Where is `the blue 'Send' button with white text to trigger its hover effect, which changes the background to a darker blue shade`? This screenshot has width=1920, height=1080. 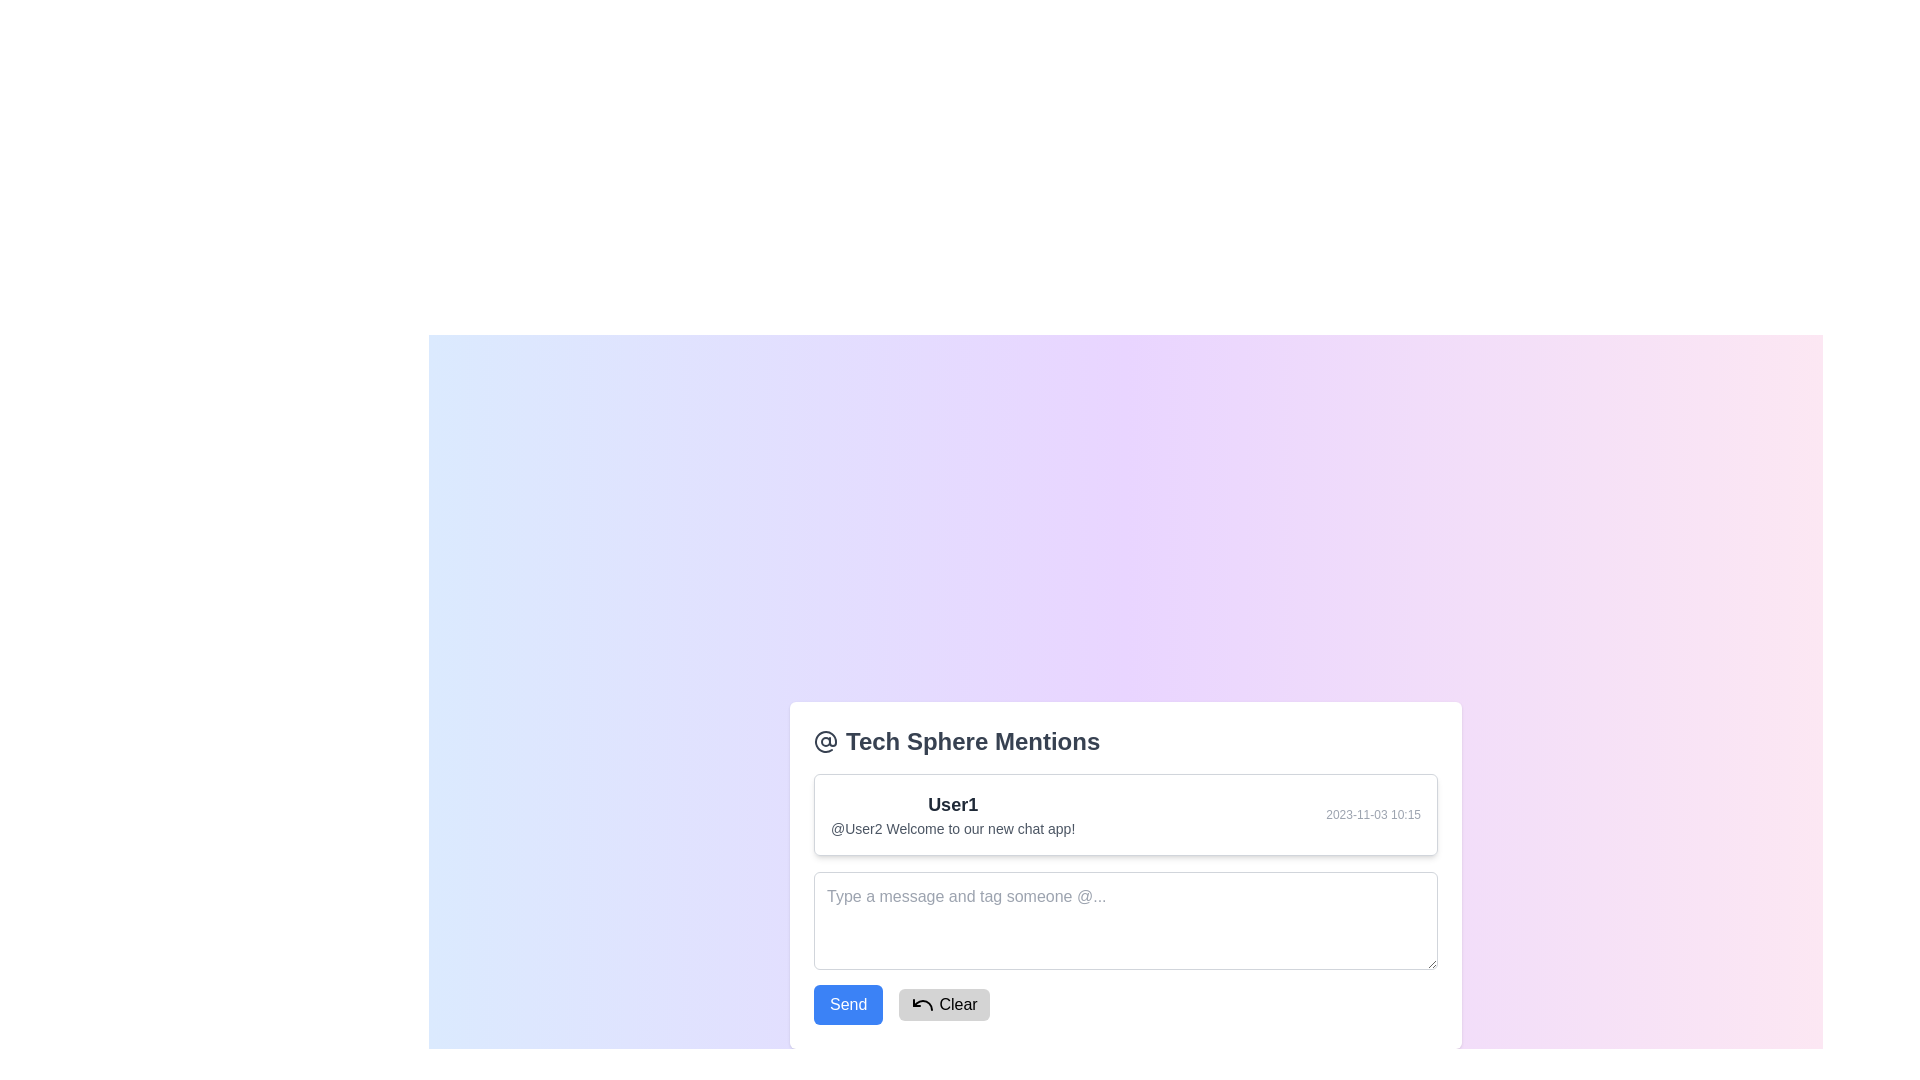 the blue 'Send' button with white text to trigger its hover effect, which changes the background to a darker blue shade is located at coordinates (848, 1004).